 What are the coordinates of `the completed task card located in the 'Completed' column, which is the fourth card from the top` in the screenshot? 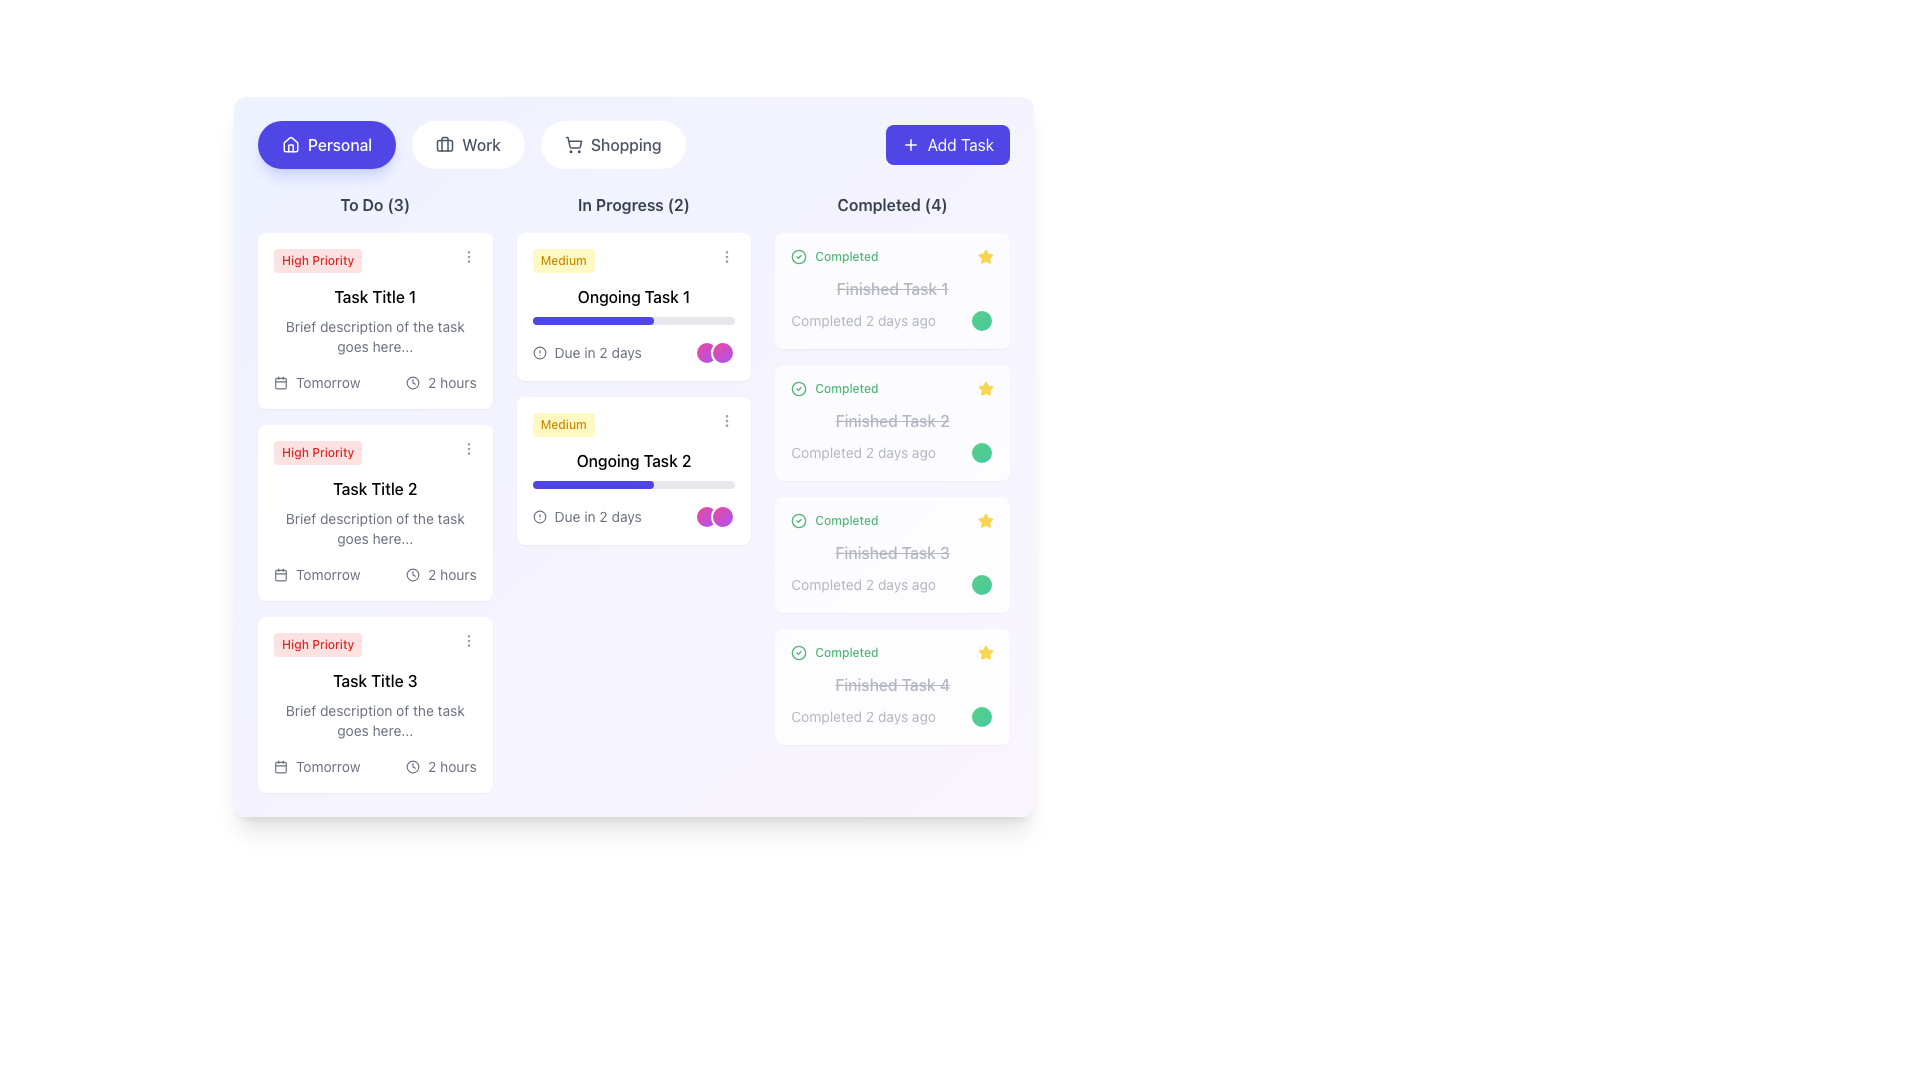 It's located at (891, 685).